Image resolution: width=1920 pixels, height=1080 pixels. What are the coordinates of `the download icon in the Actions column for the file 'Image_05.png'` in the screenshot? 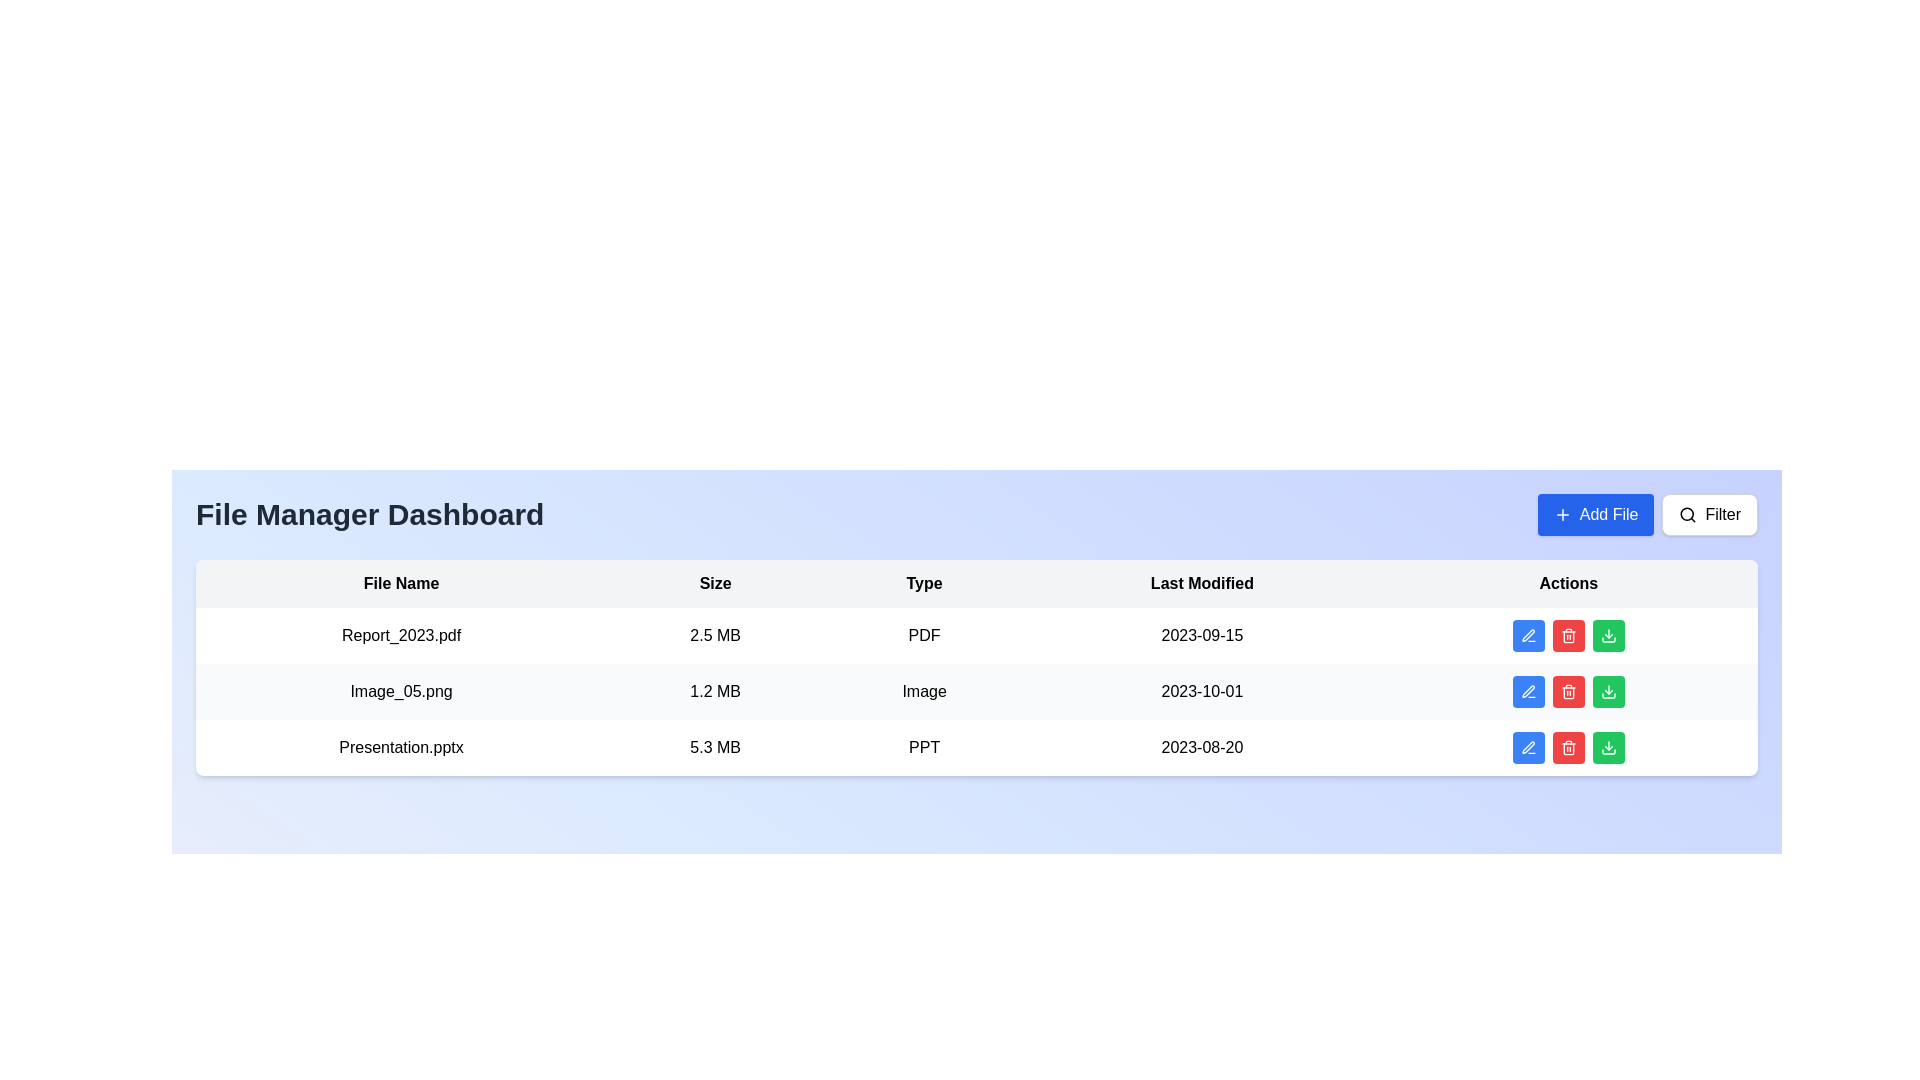 It's located at (1608, 690).